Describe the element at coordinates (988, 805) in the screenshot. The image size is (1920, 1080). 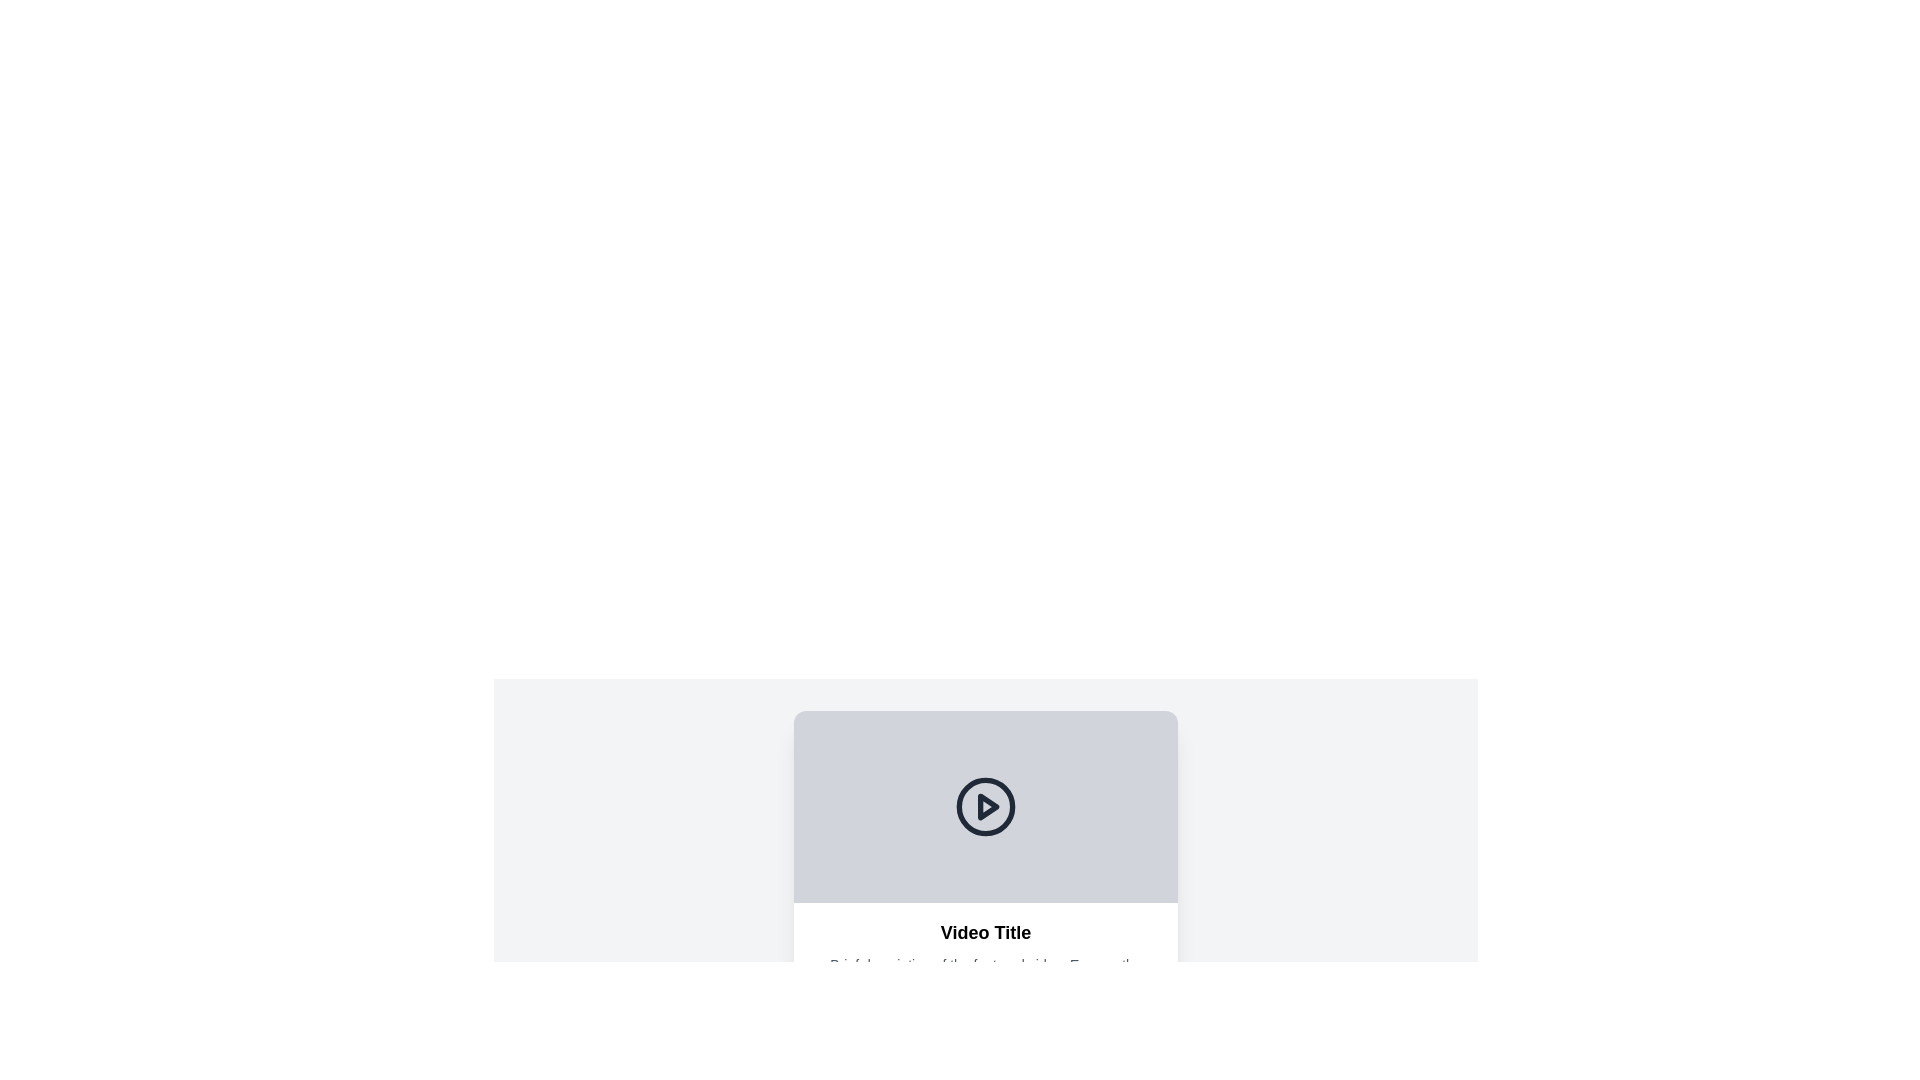
I see `the dark gray triangular play icon, which is centrally located within a circular border of a larger circular graphic, to initiate playback` at that location.